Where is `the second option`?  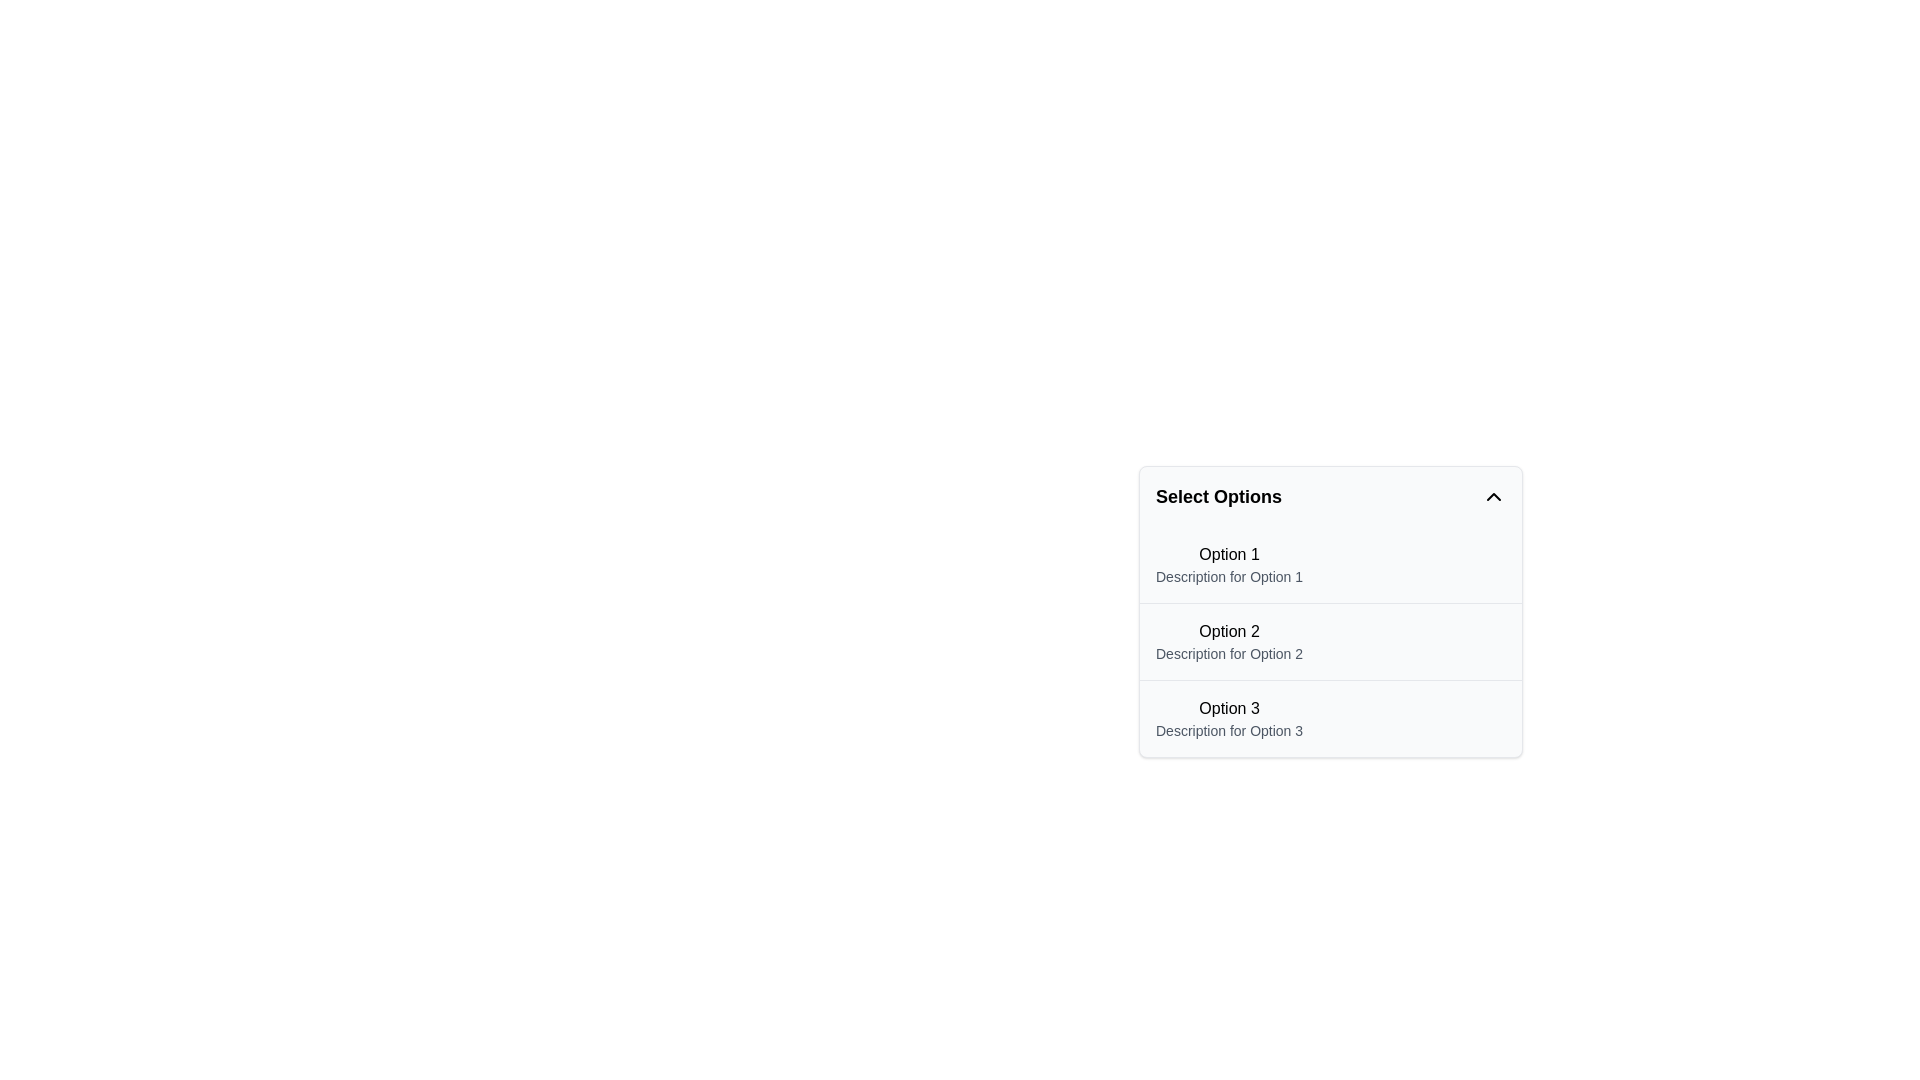
the second option is located at coordinates (1330, 641).